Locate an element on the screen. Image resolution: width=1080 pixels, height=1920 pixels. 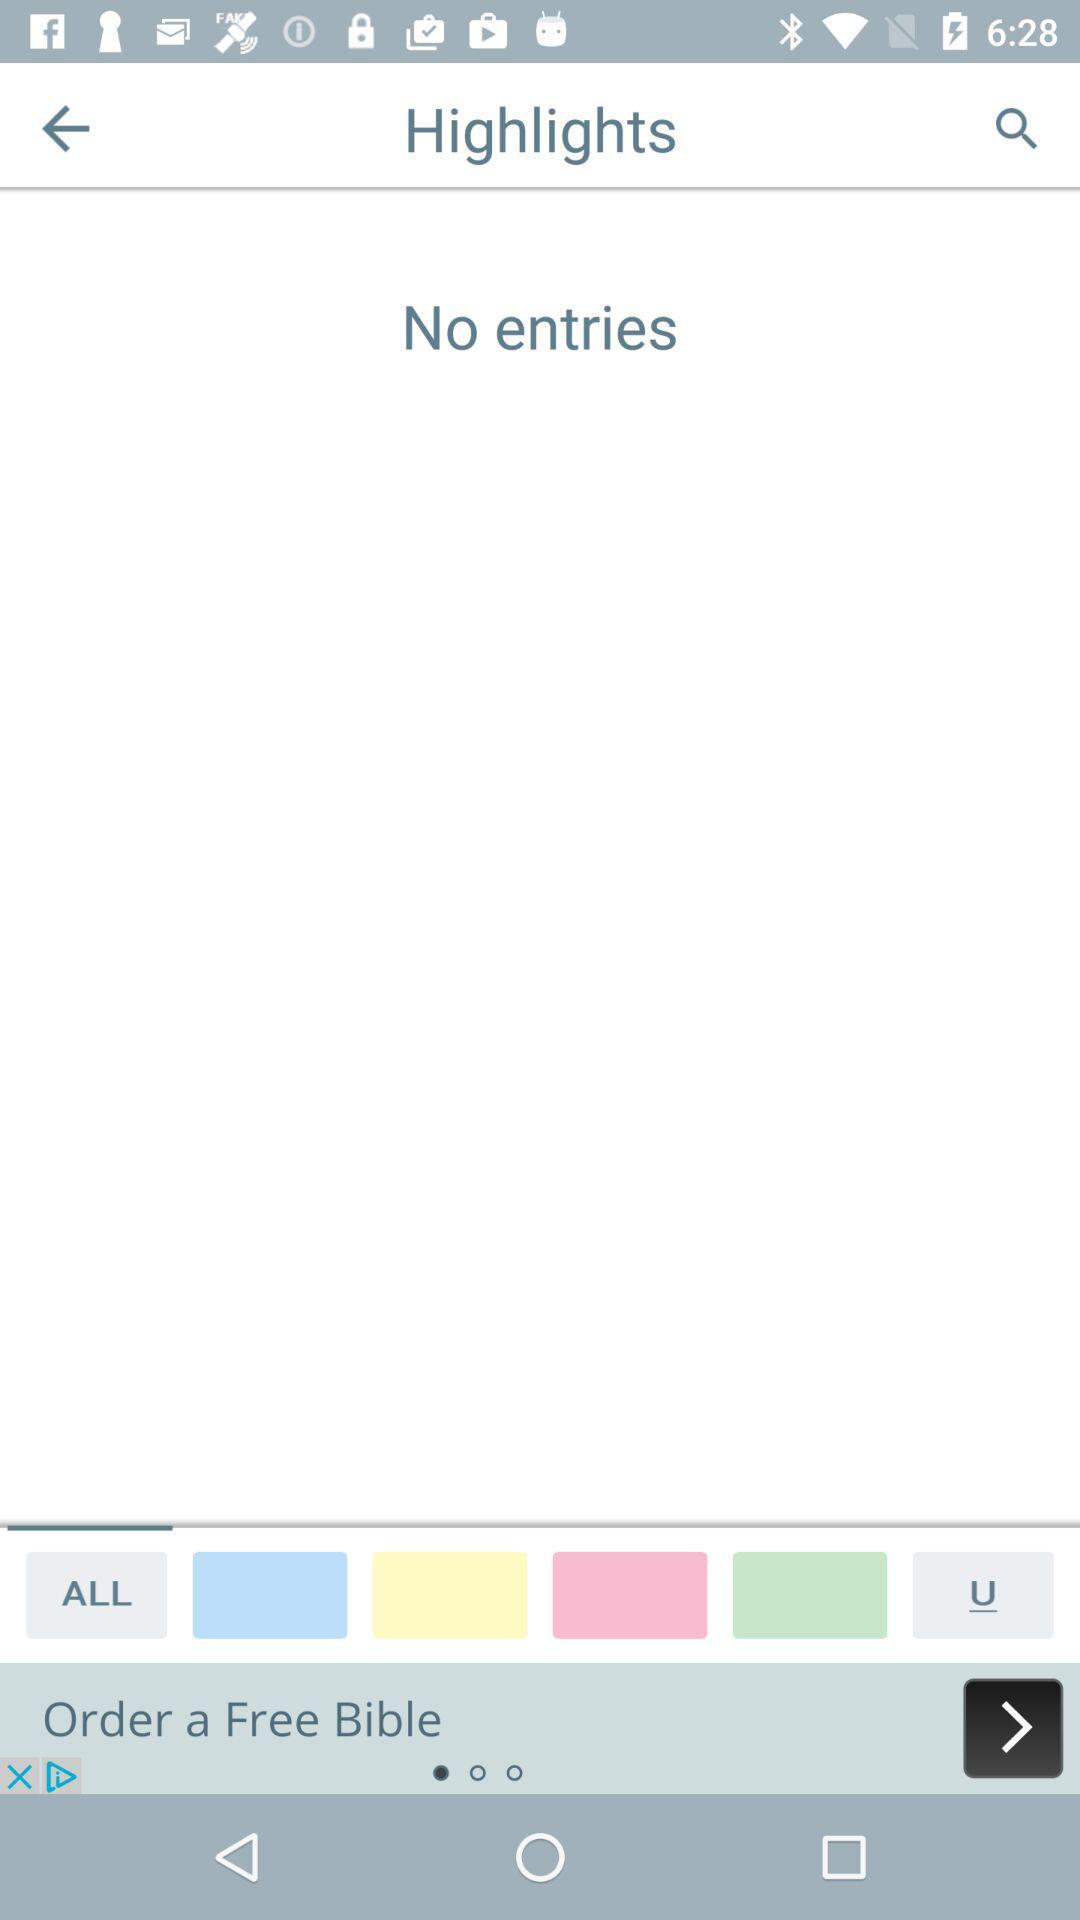
color icons is located at coordinates (270, 1593).